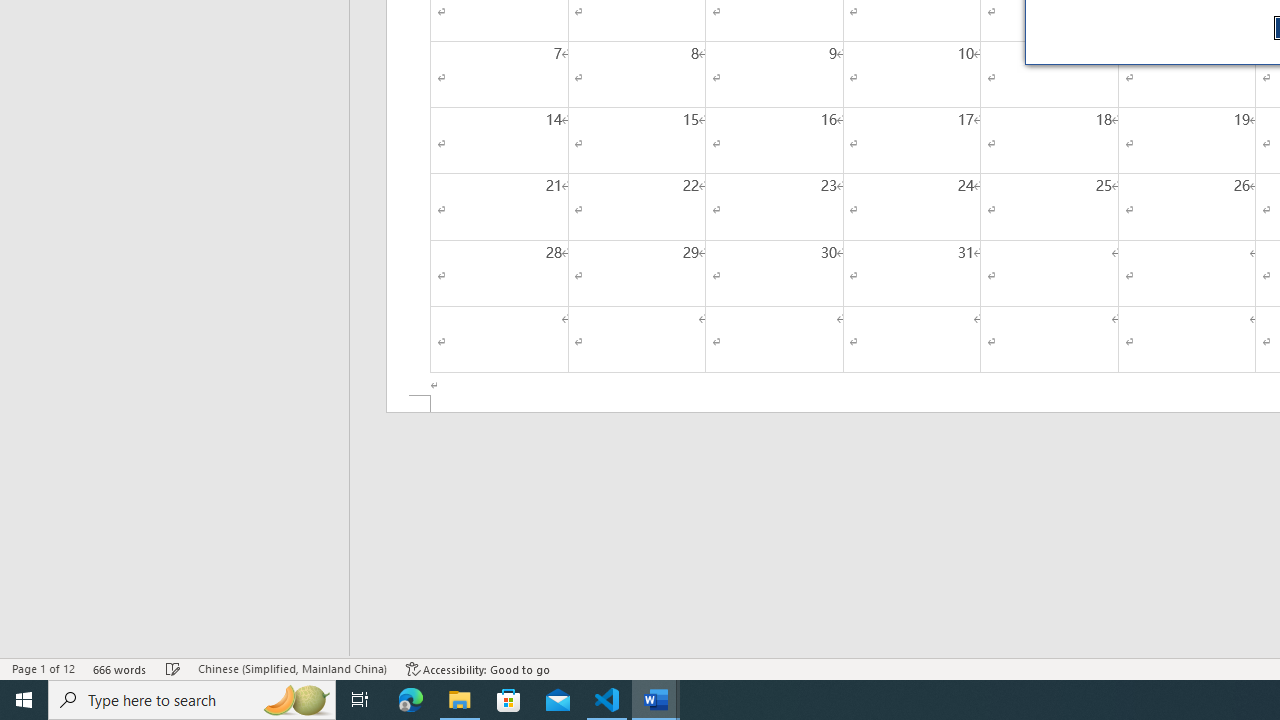  I want to click on 'Word - 2 running windows', so click(656, 698).